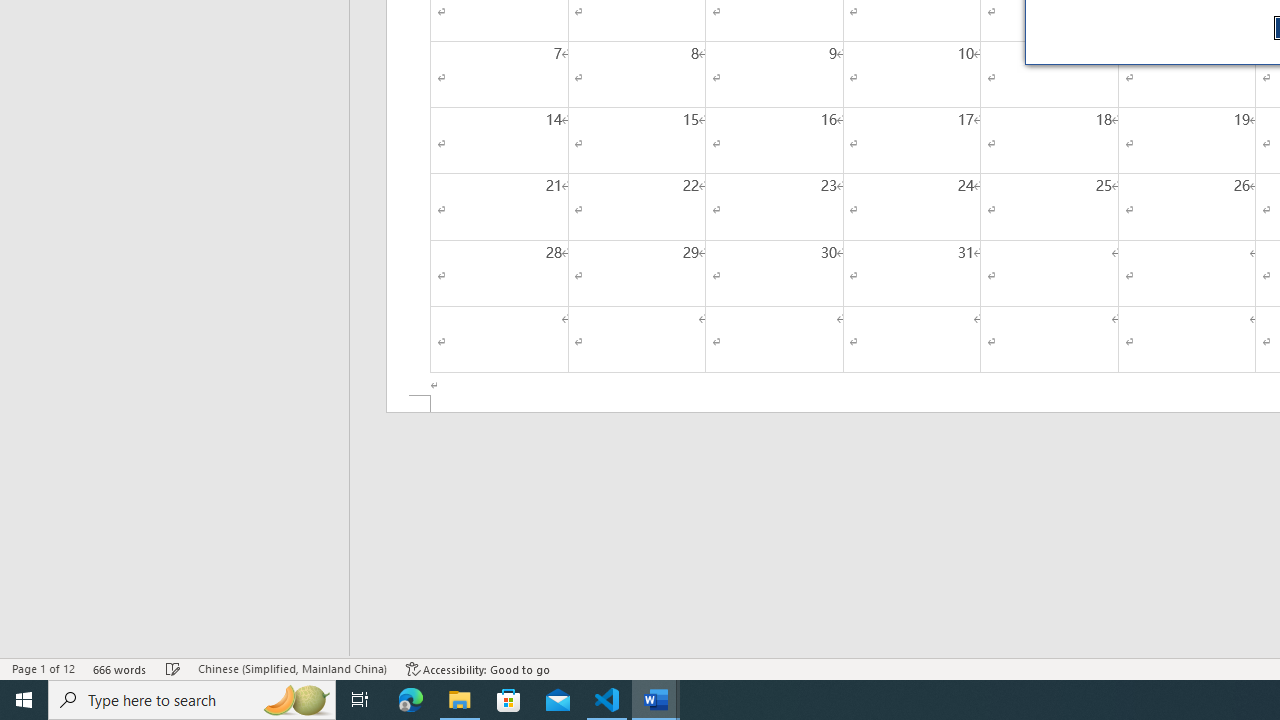  I want to click on 'Word - 2 running windows', so click(656, 698).